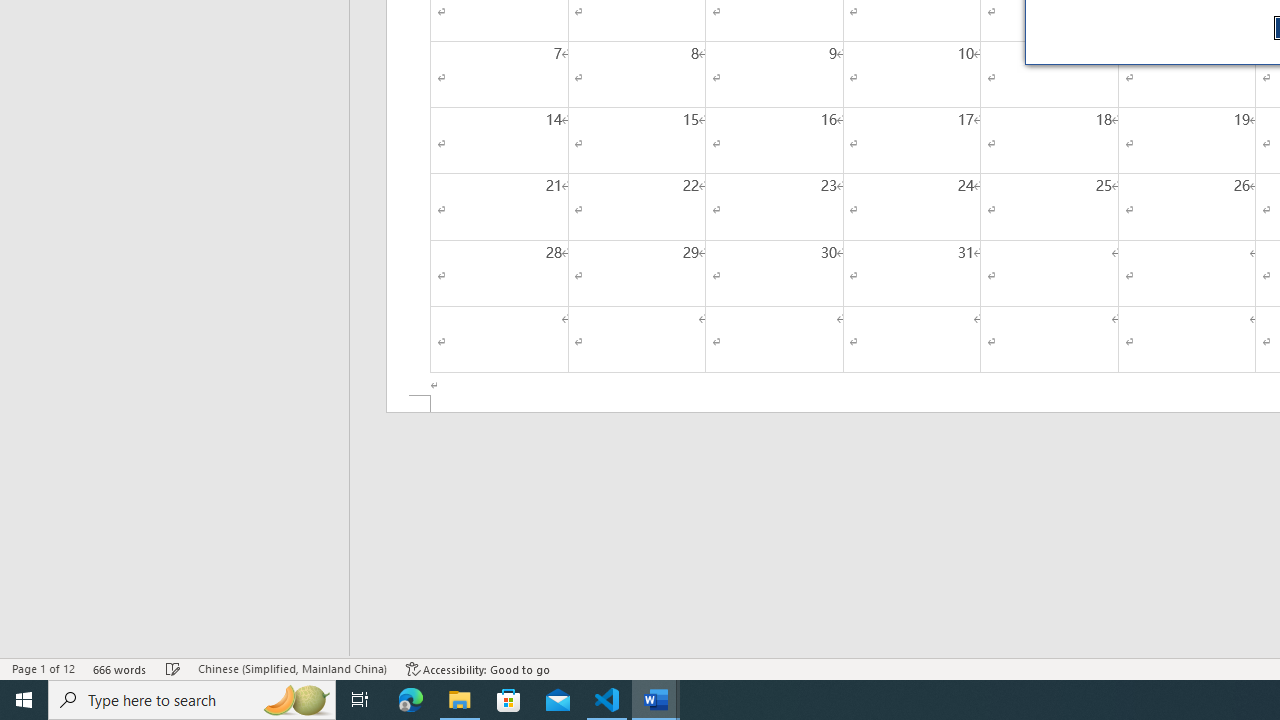  I want to click on 'Word - 2 running windows', so click(656, 698).